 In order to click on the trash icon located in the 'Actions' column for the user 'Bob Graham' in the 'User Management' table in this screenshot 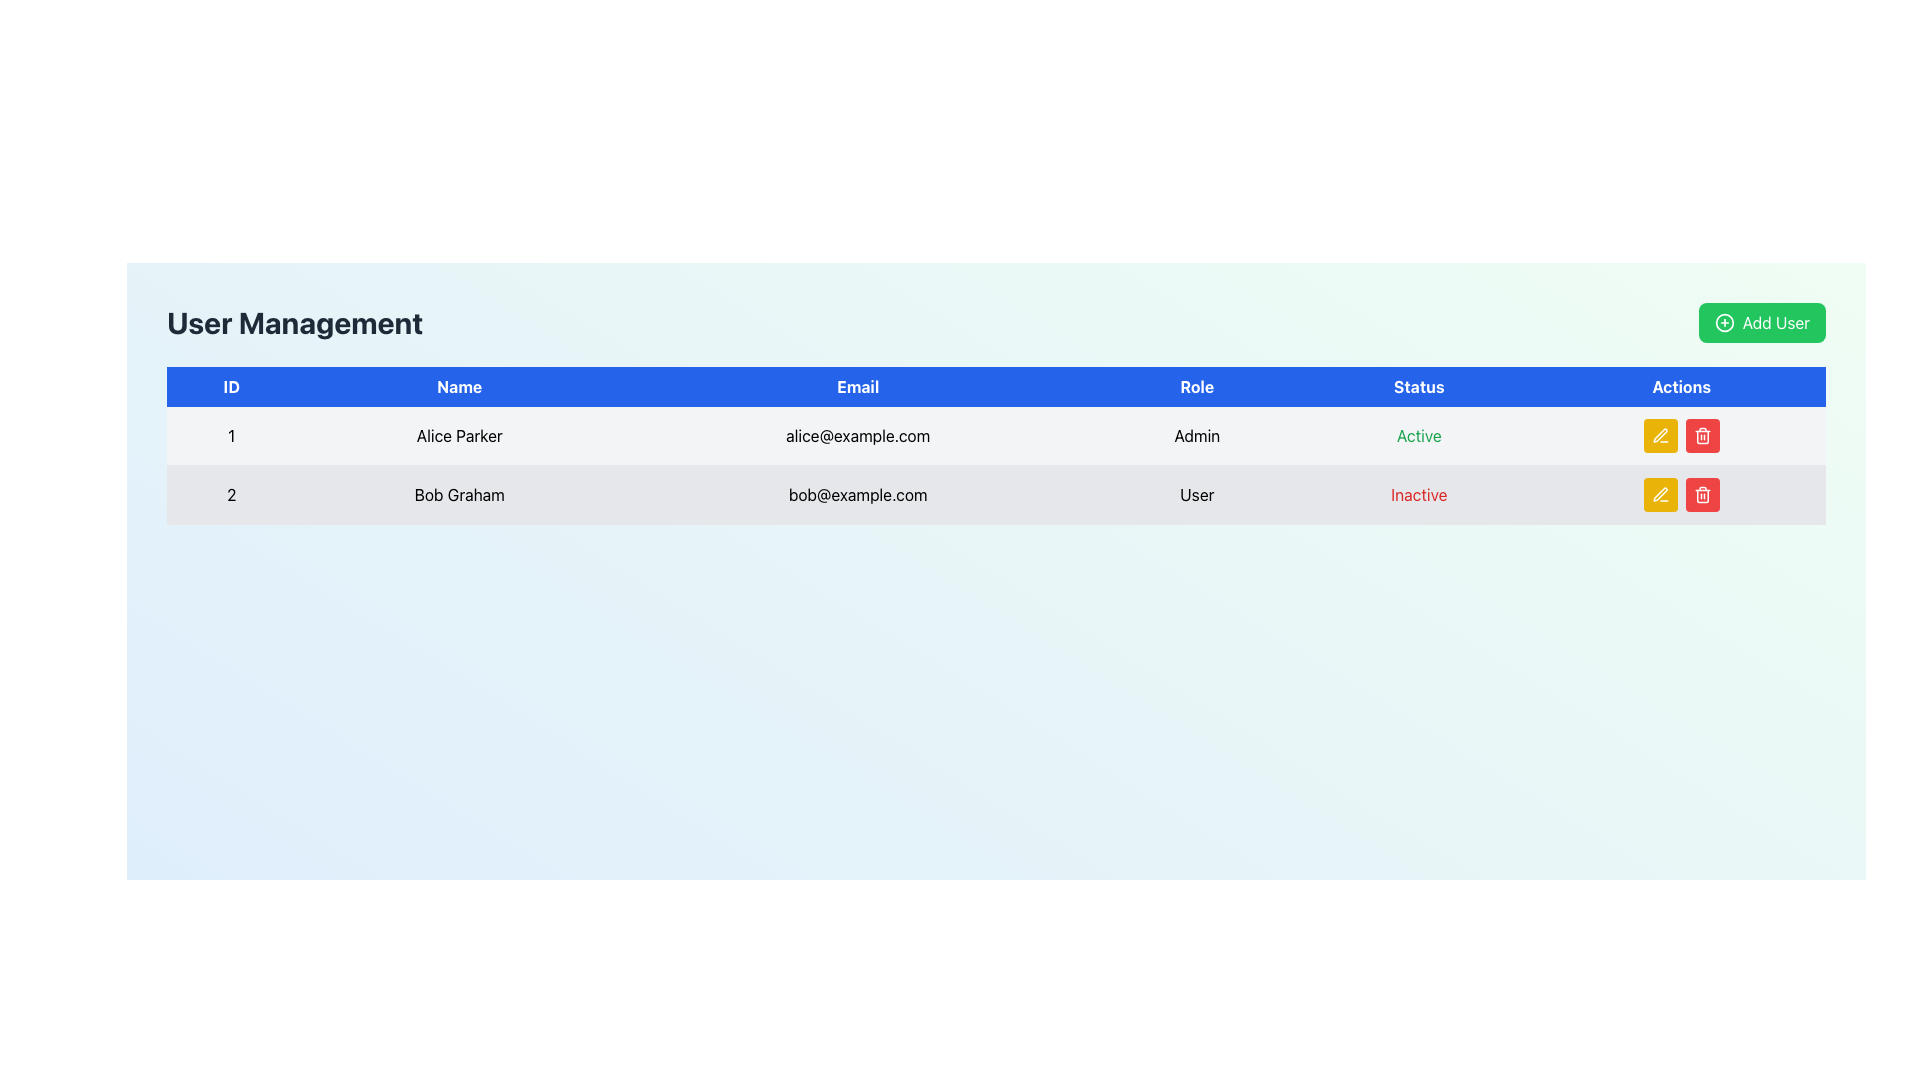, I will do `click(1680, 494)`.